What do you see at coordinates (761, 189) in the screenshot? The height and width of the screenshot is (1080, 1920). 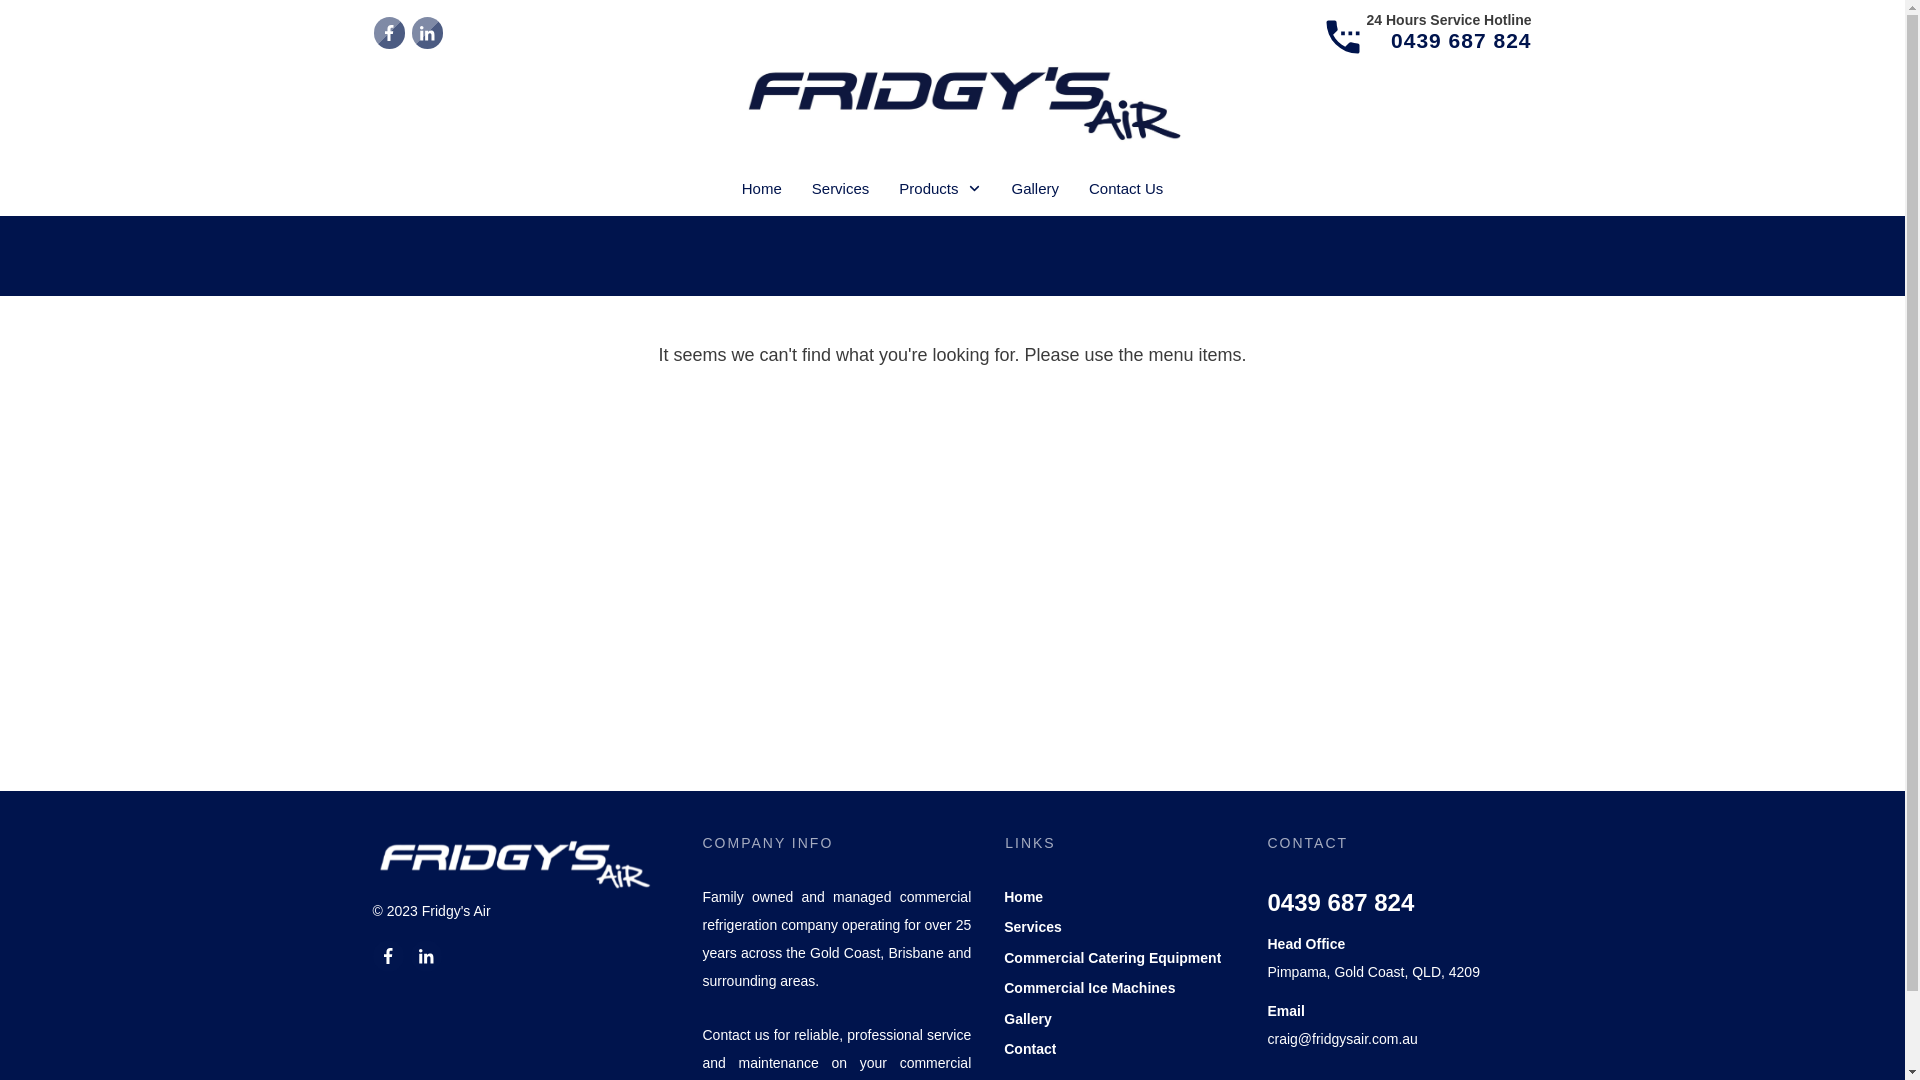 I see `'Home'` at bounding box center [761, 189].